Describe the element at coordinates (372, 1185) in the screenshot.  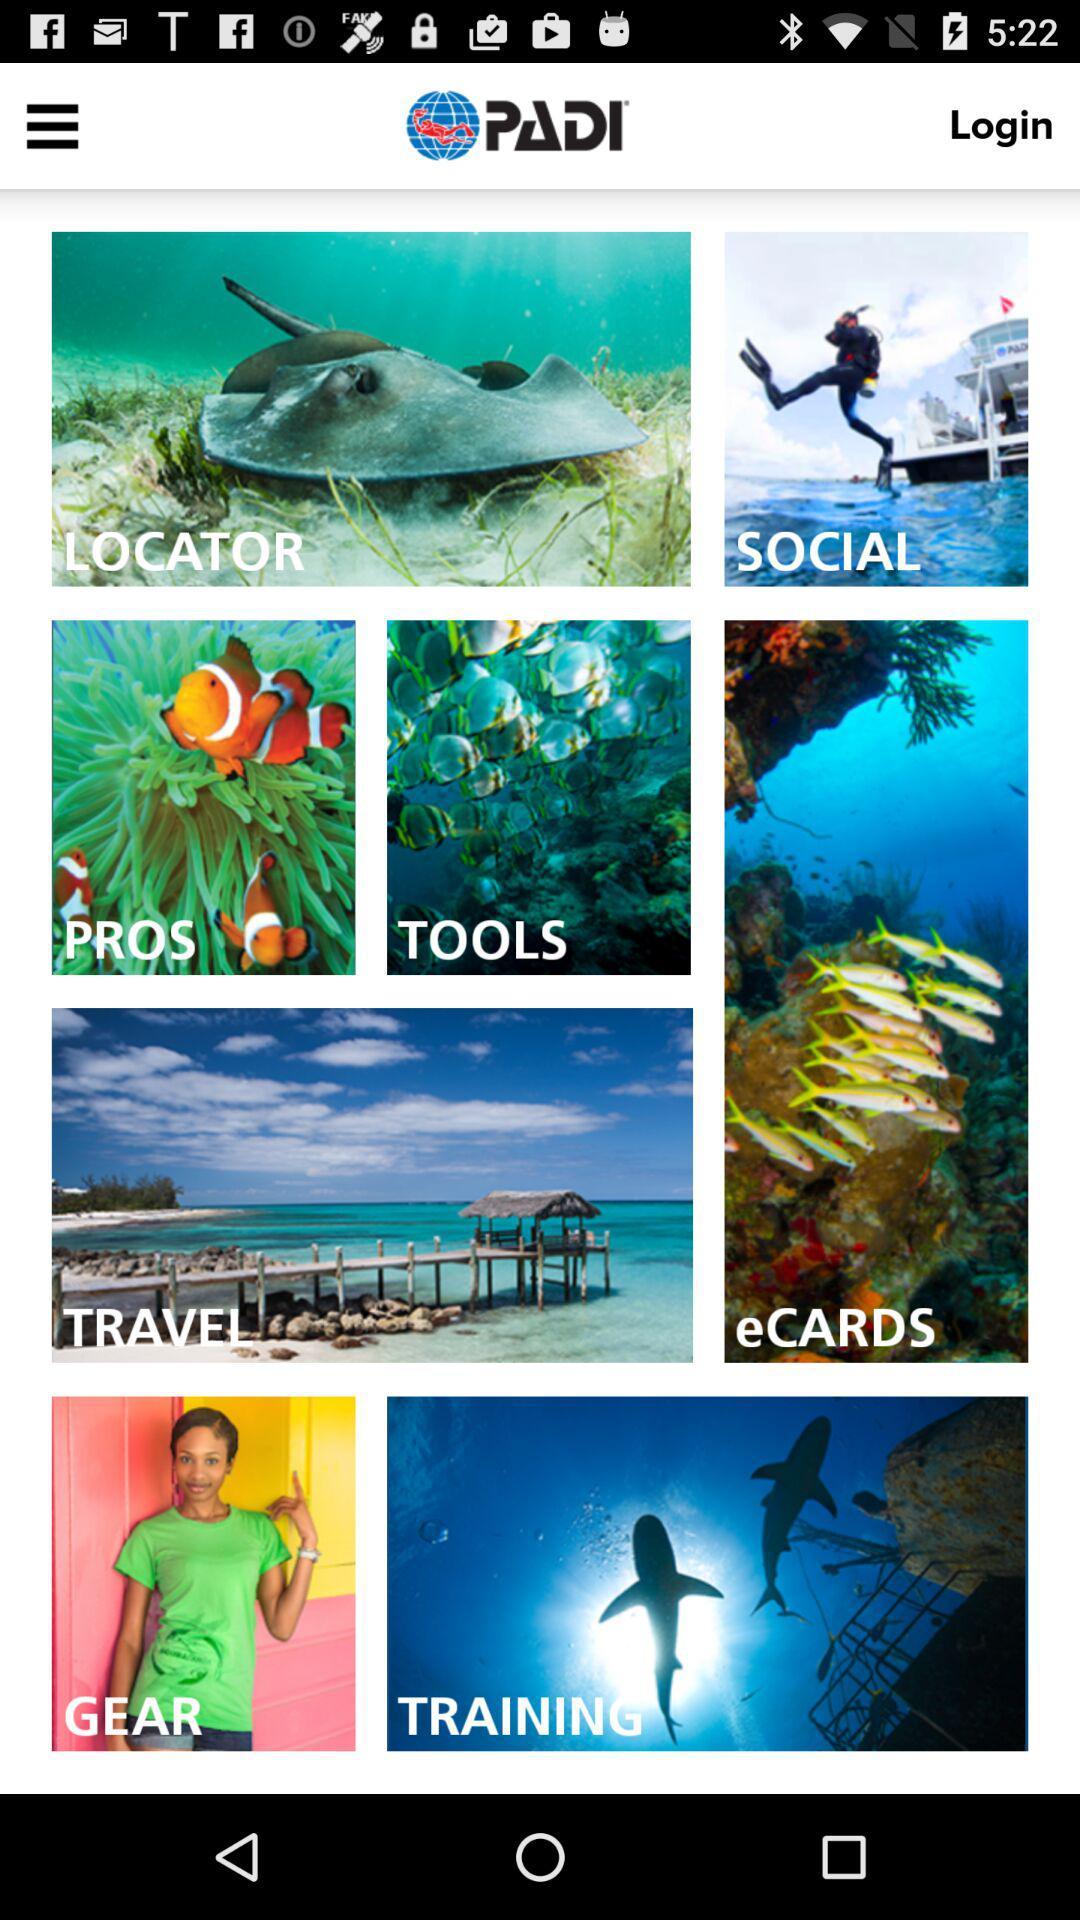
I see `travel` at that location.